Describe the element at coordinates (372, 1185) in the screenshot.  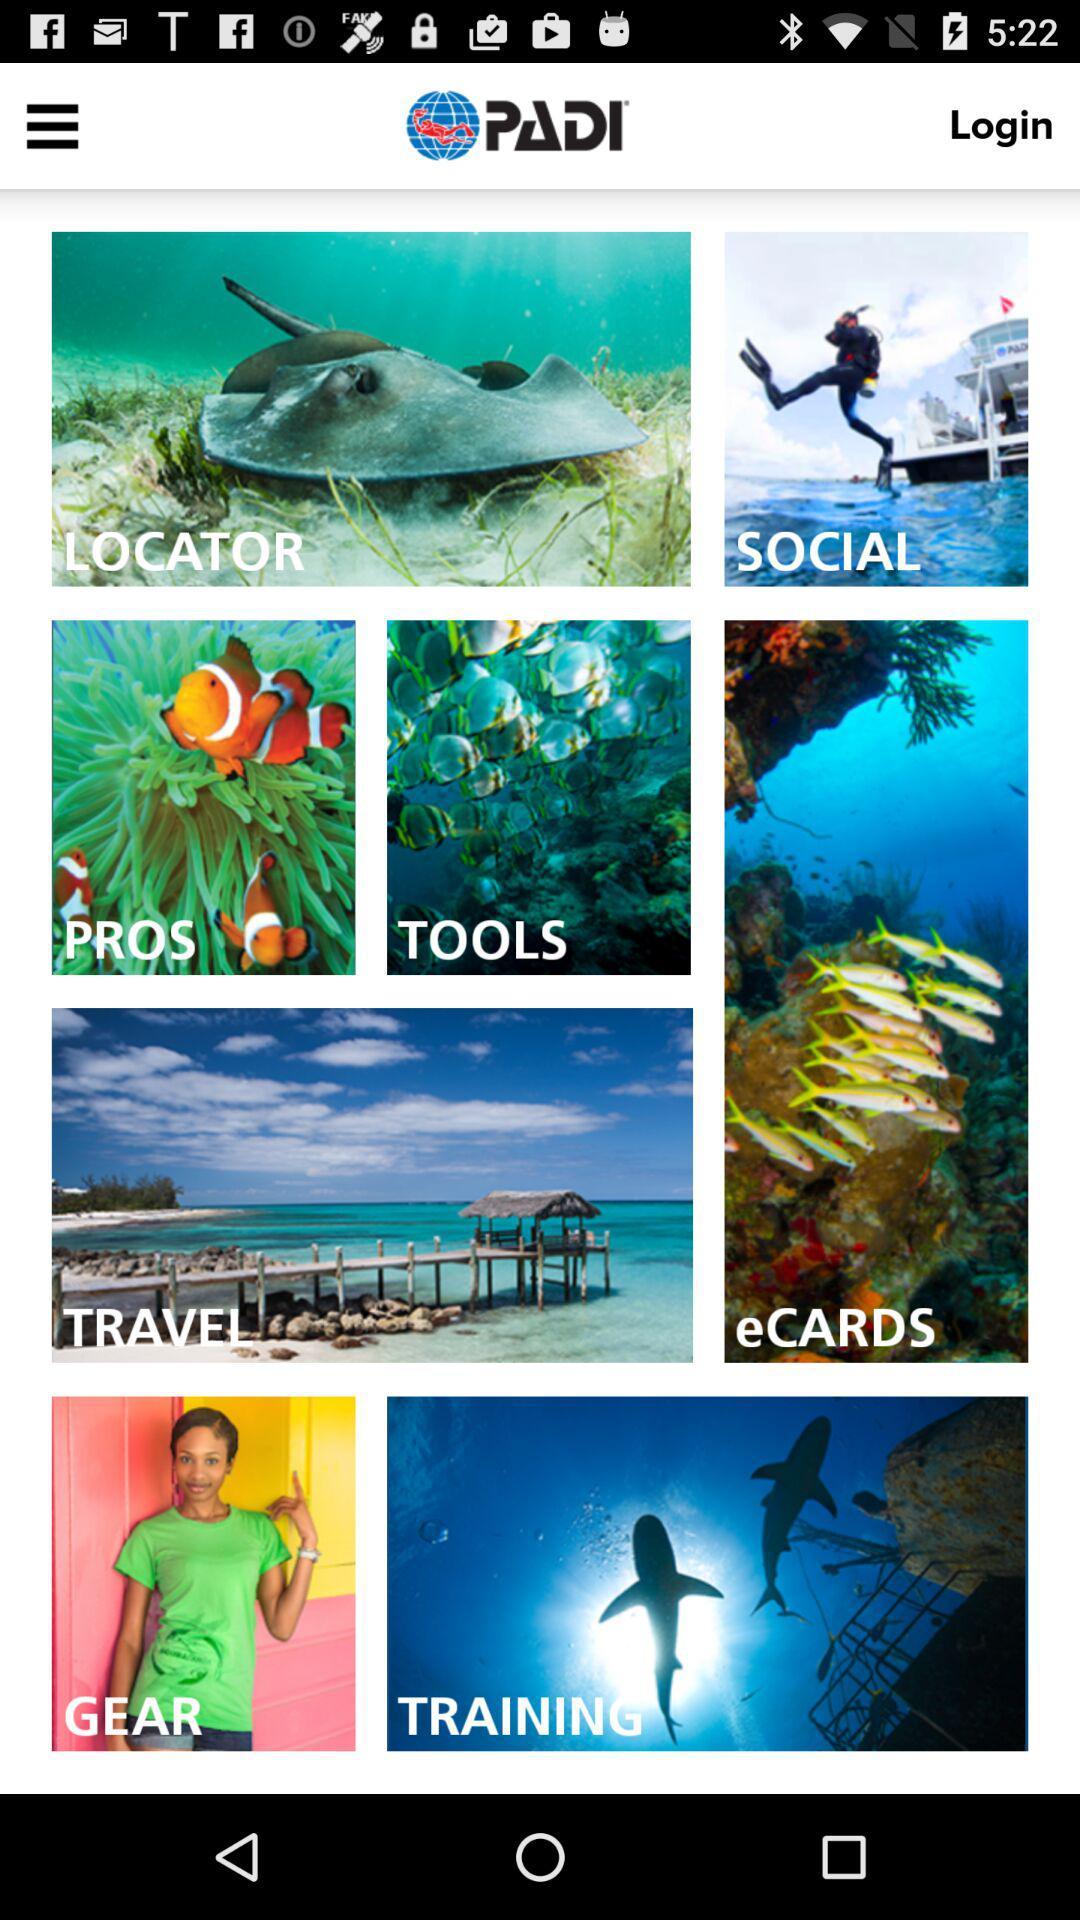
I see `travel` at that location.